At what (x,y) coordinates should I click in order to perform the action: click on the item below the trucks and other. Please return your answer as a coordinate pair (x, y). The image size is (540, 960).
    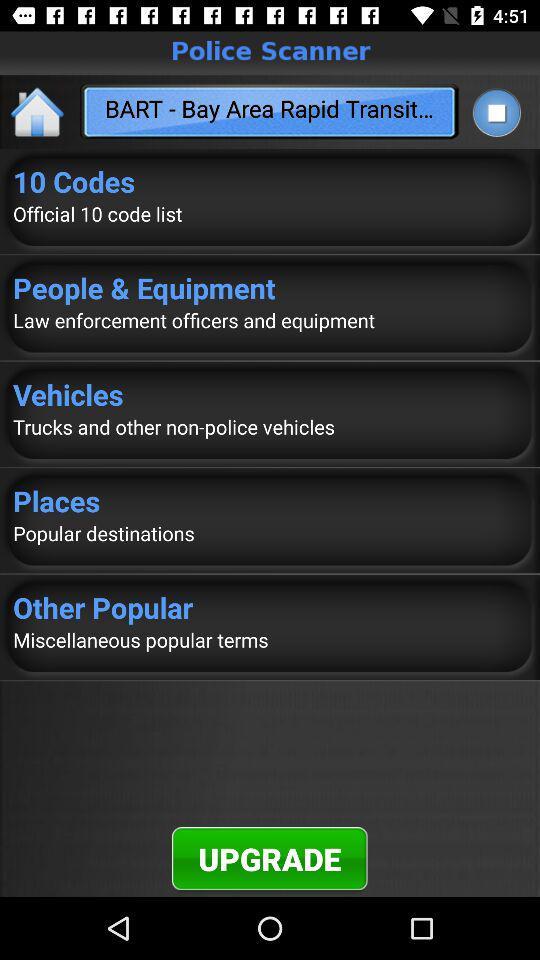
    Looking at the image, I should click on (270, 499).